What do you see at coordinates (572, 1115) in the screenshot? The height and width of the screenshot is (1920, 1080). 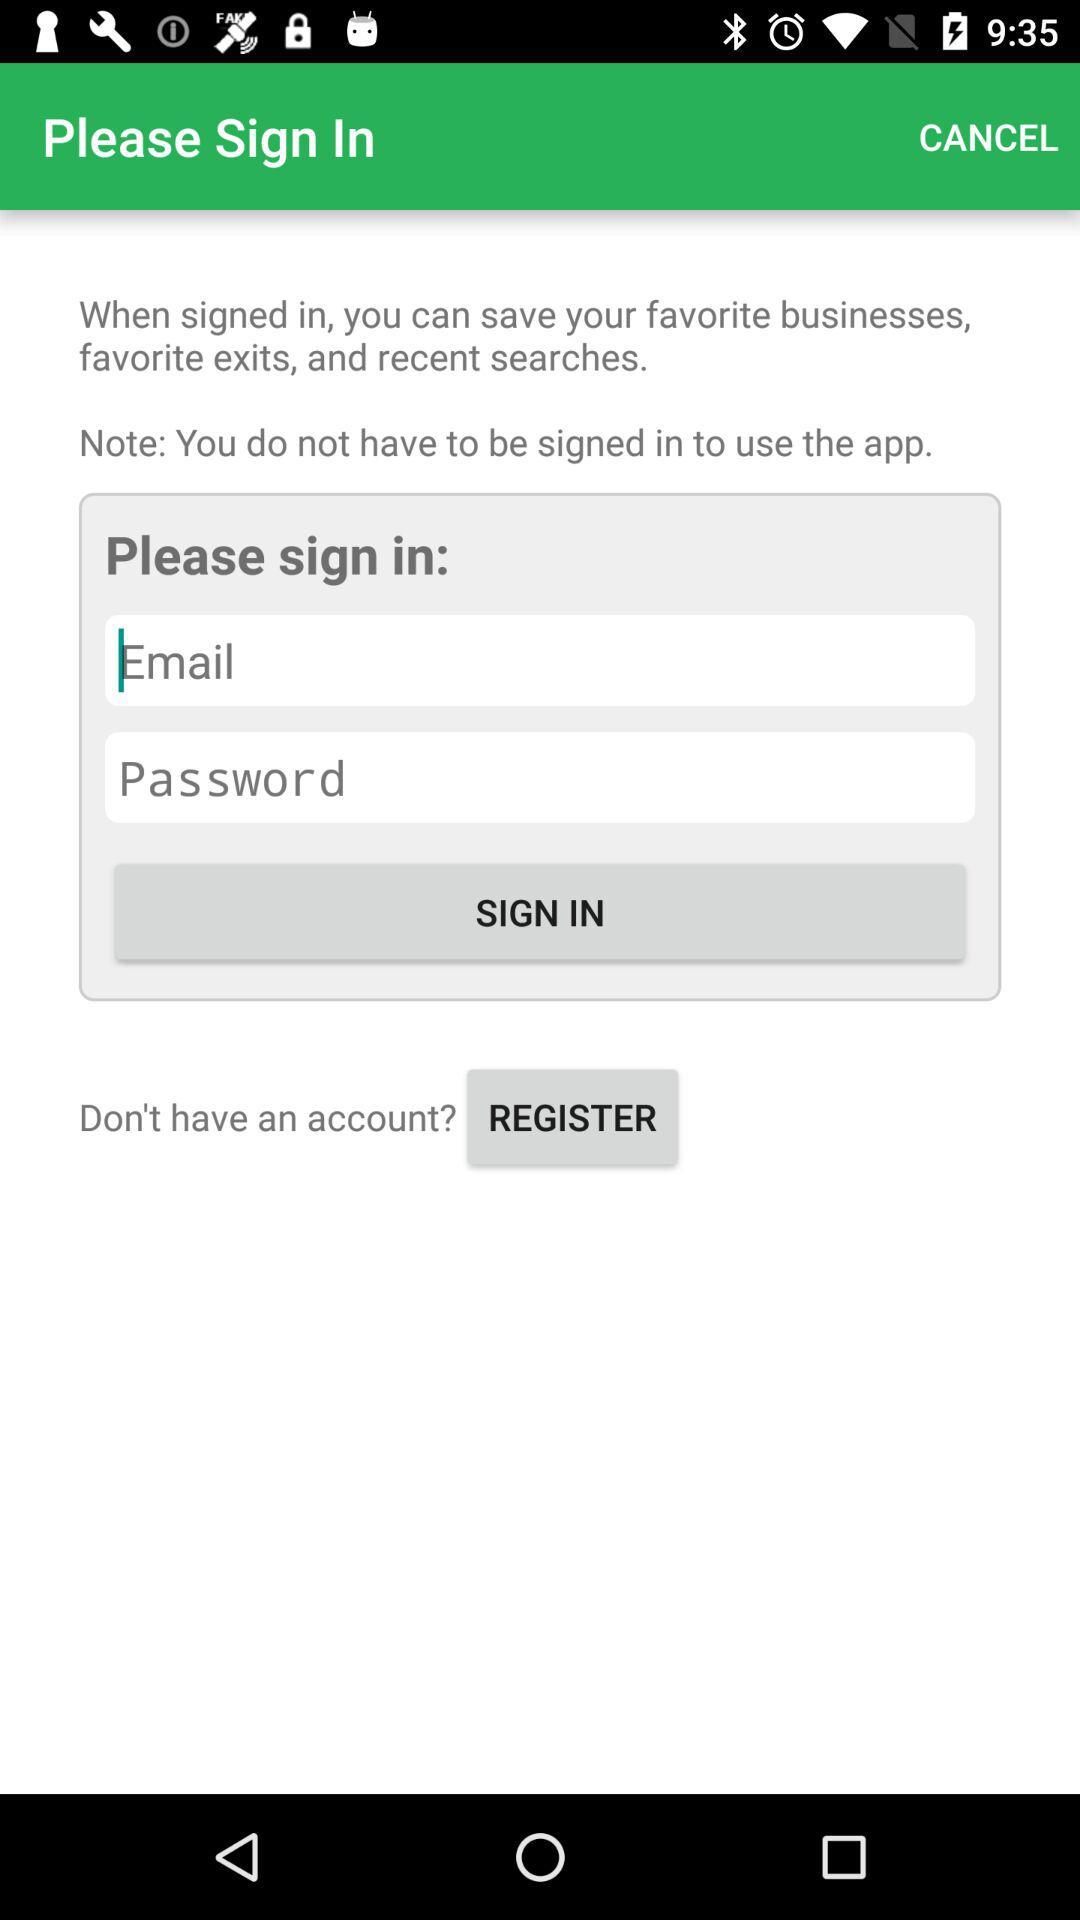 I see `item to the right of don t have icon` at bounding box center [572, 1115].